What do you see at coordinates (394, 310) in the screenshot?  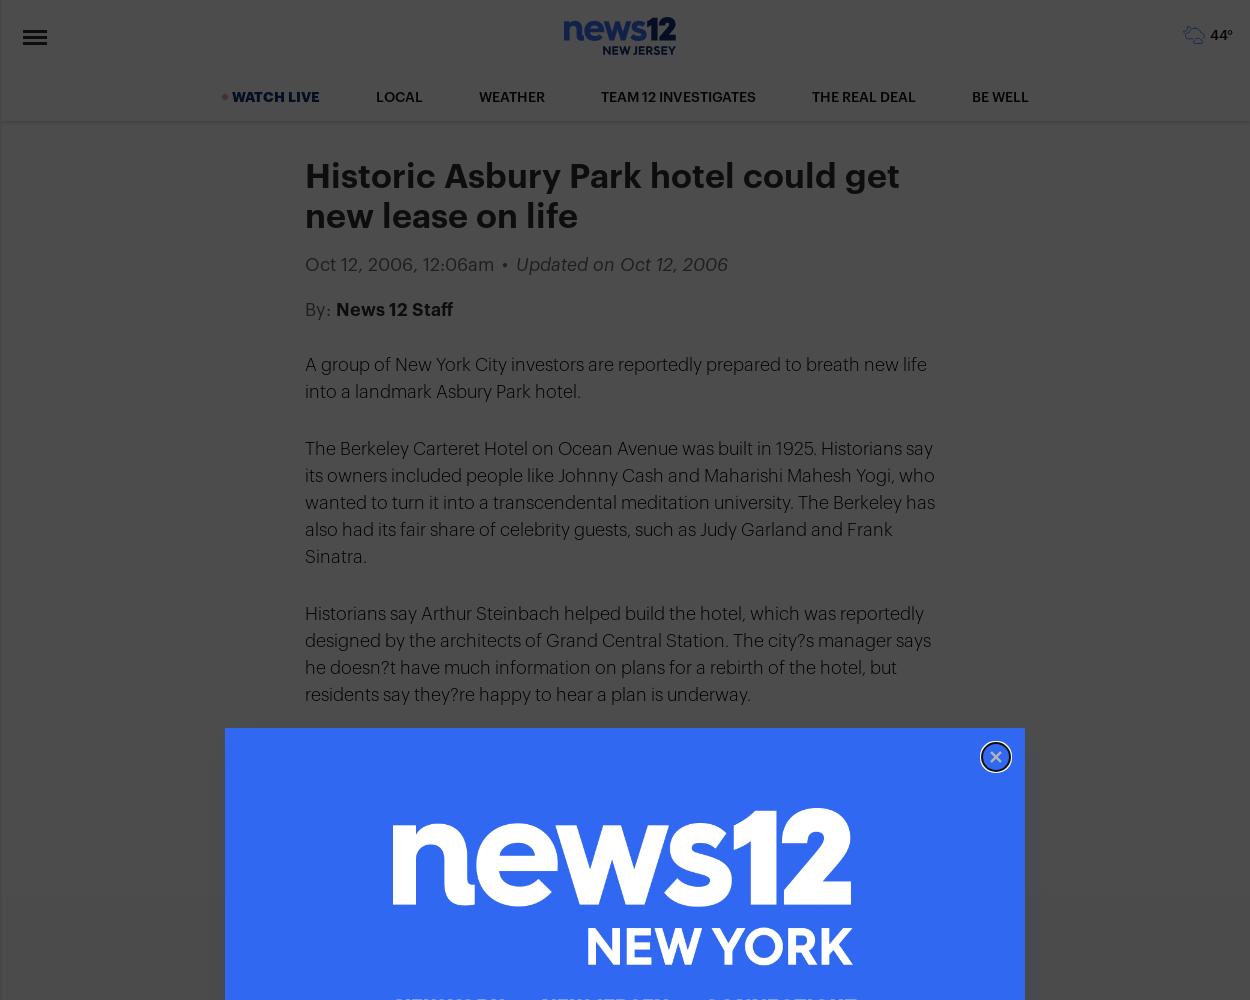 I see `'News 12 Staff'` at bounding box center [394, 310].